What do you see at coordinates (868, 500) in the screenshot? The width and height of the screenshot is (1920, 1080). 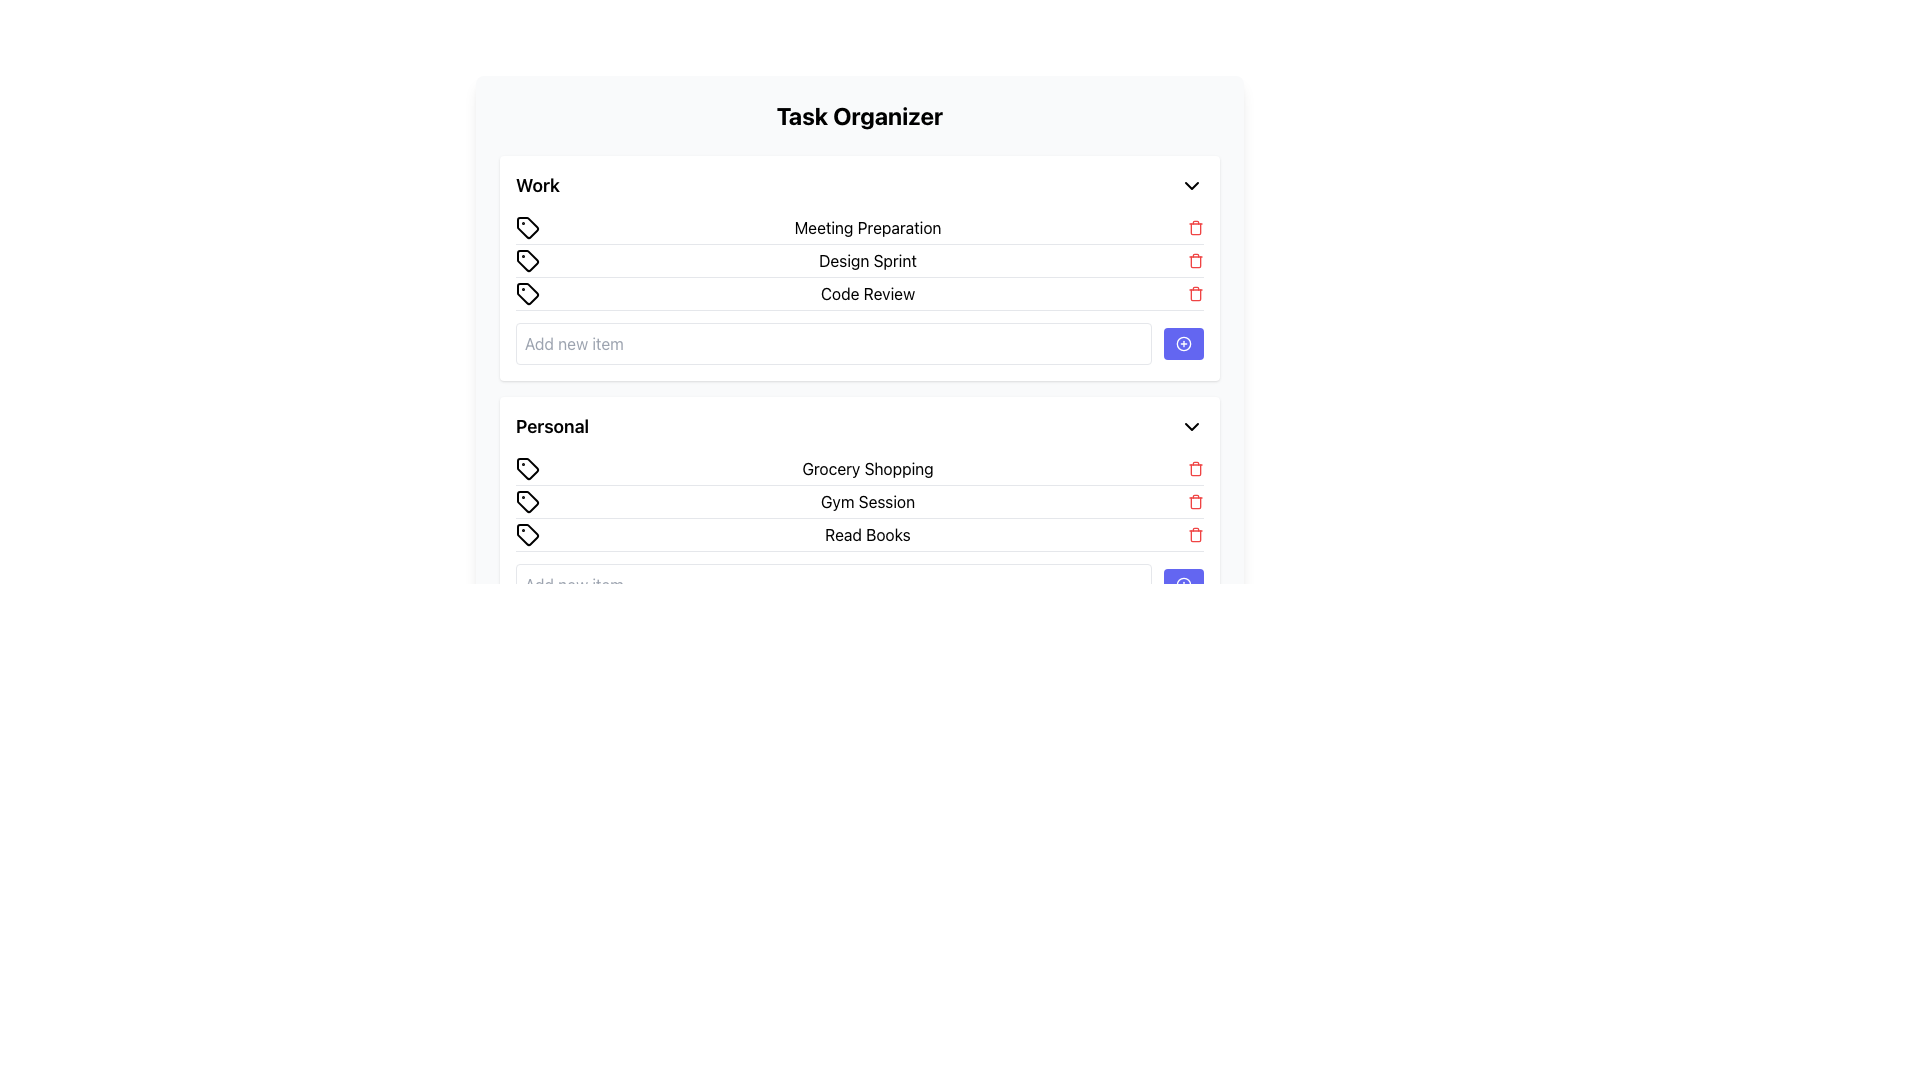 I see `text of the 'Gym Session' label, which is the second item in the 'Personal' category list, positioned between 'Grocery Shopping' and 'Read Books'` at bounding box center [868, 500].